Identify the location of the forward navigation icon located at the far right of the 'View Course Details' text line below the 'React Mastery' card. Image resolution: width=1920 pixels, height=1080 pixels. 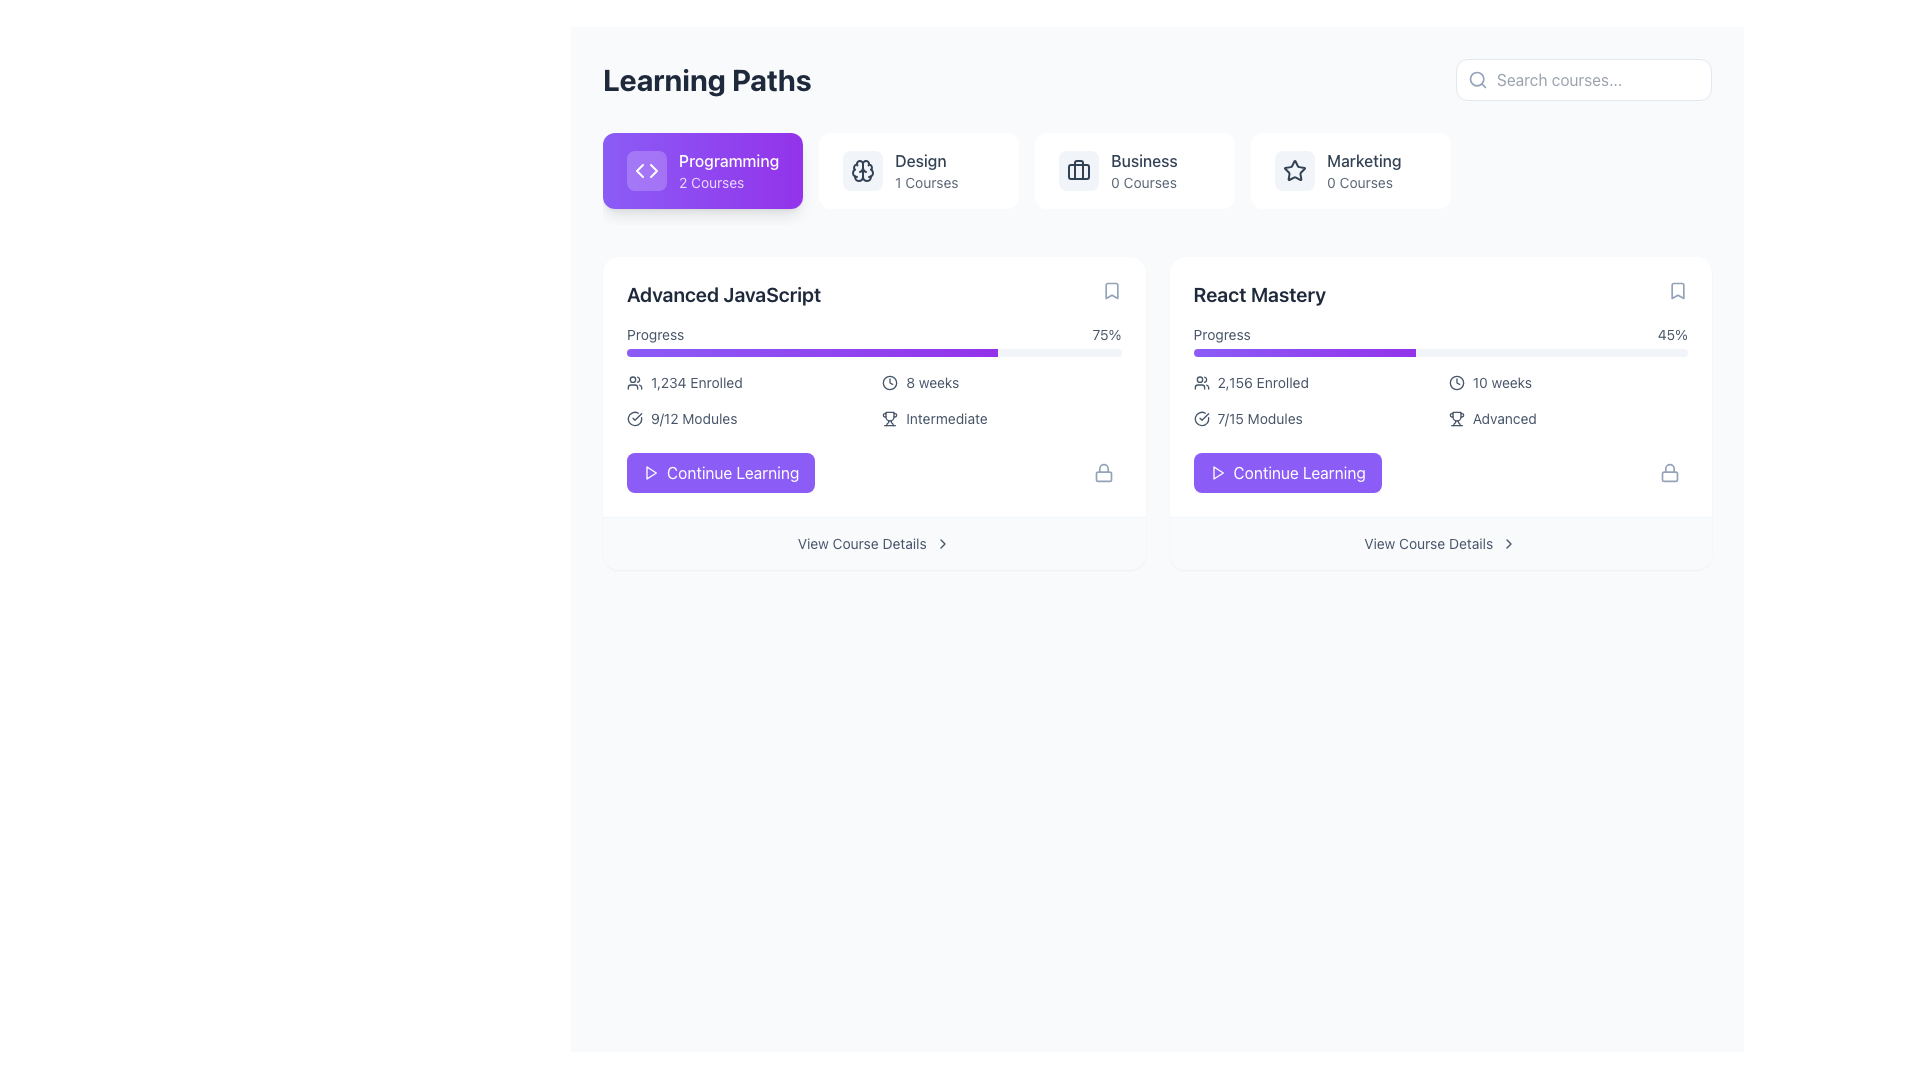
(1508, 543).